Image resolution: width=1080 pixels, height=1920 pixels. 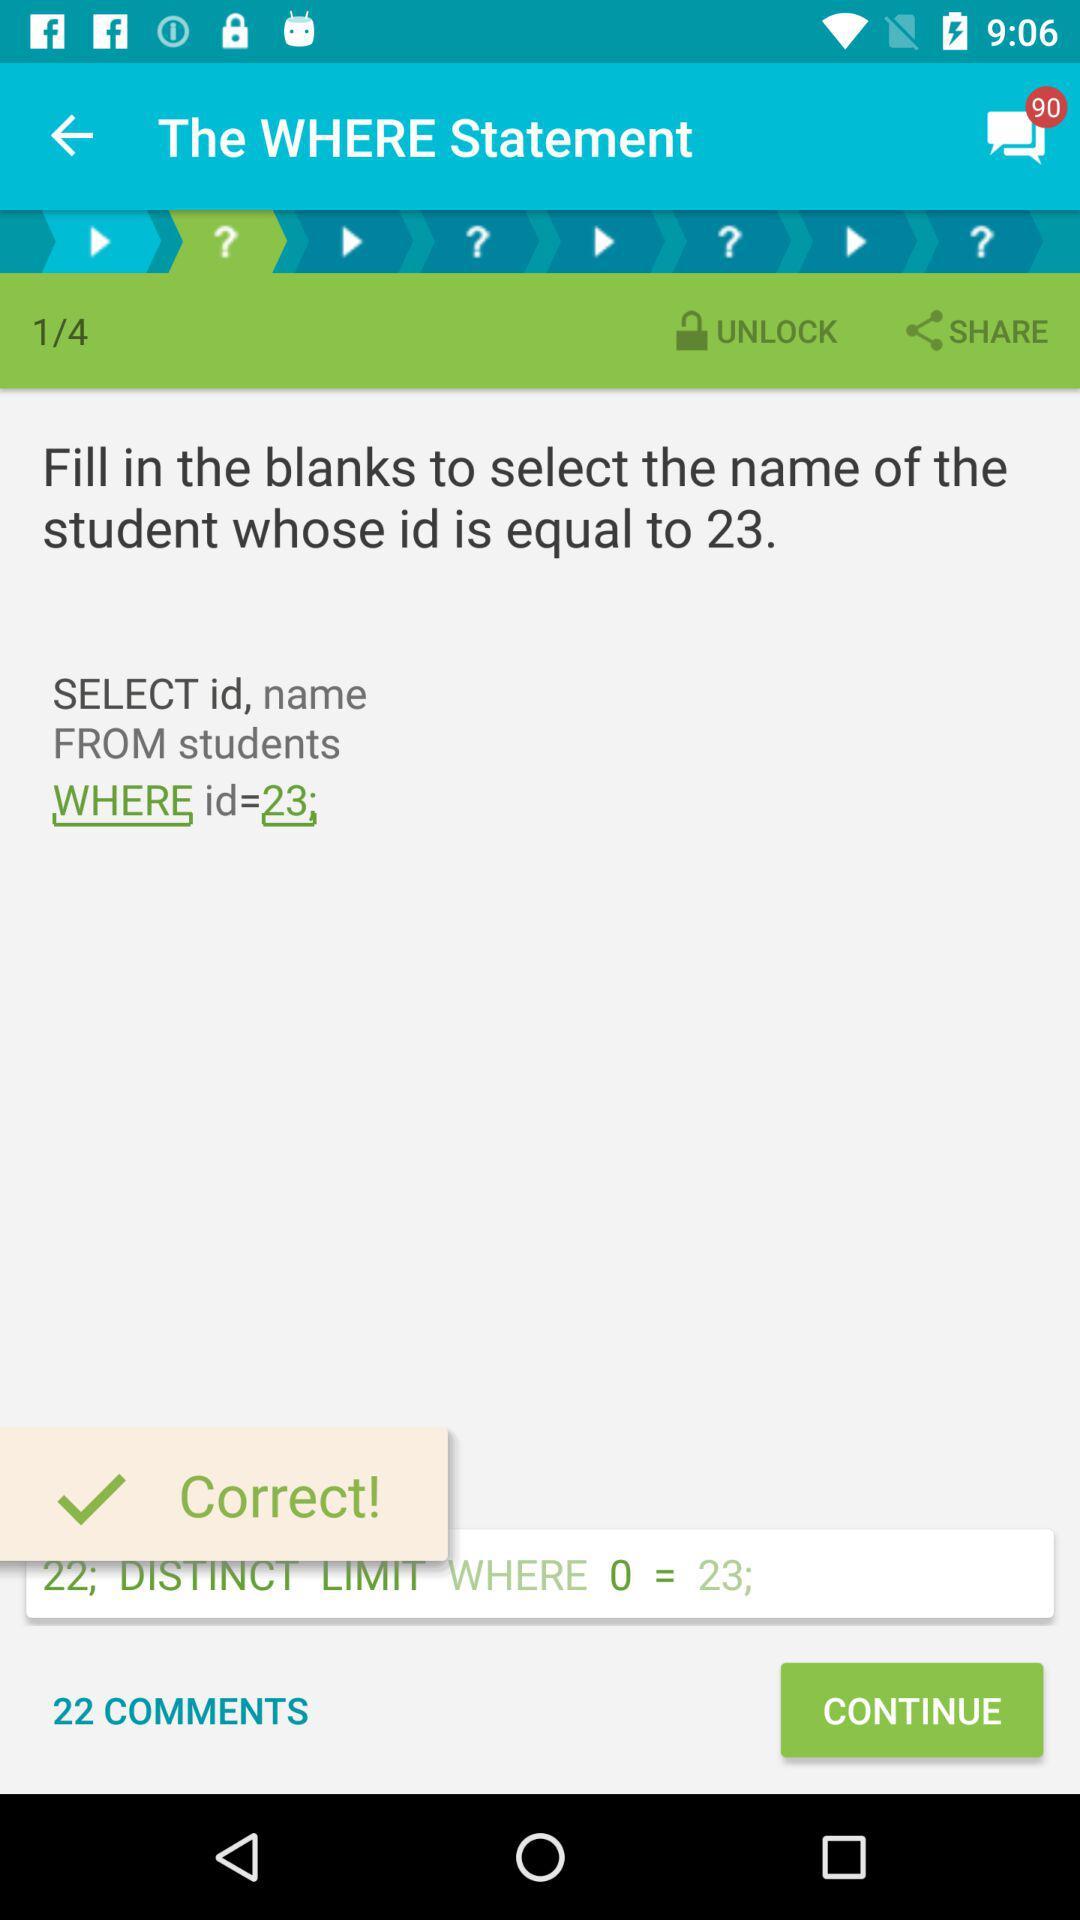 What do you see at coordinates (99, 240) in the screenshot?
I see `go back` at bounding box center [99, 240].